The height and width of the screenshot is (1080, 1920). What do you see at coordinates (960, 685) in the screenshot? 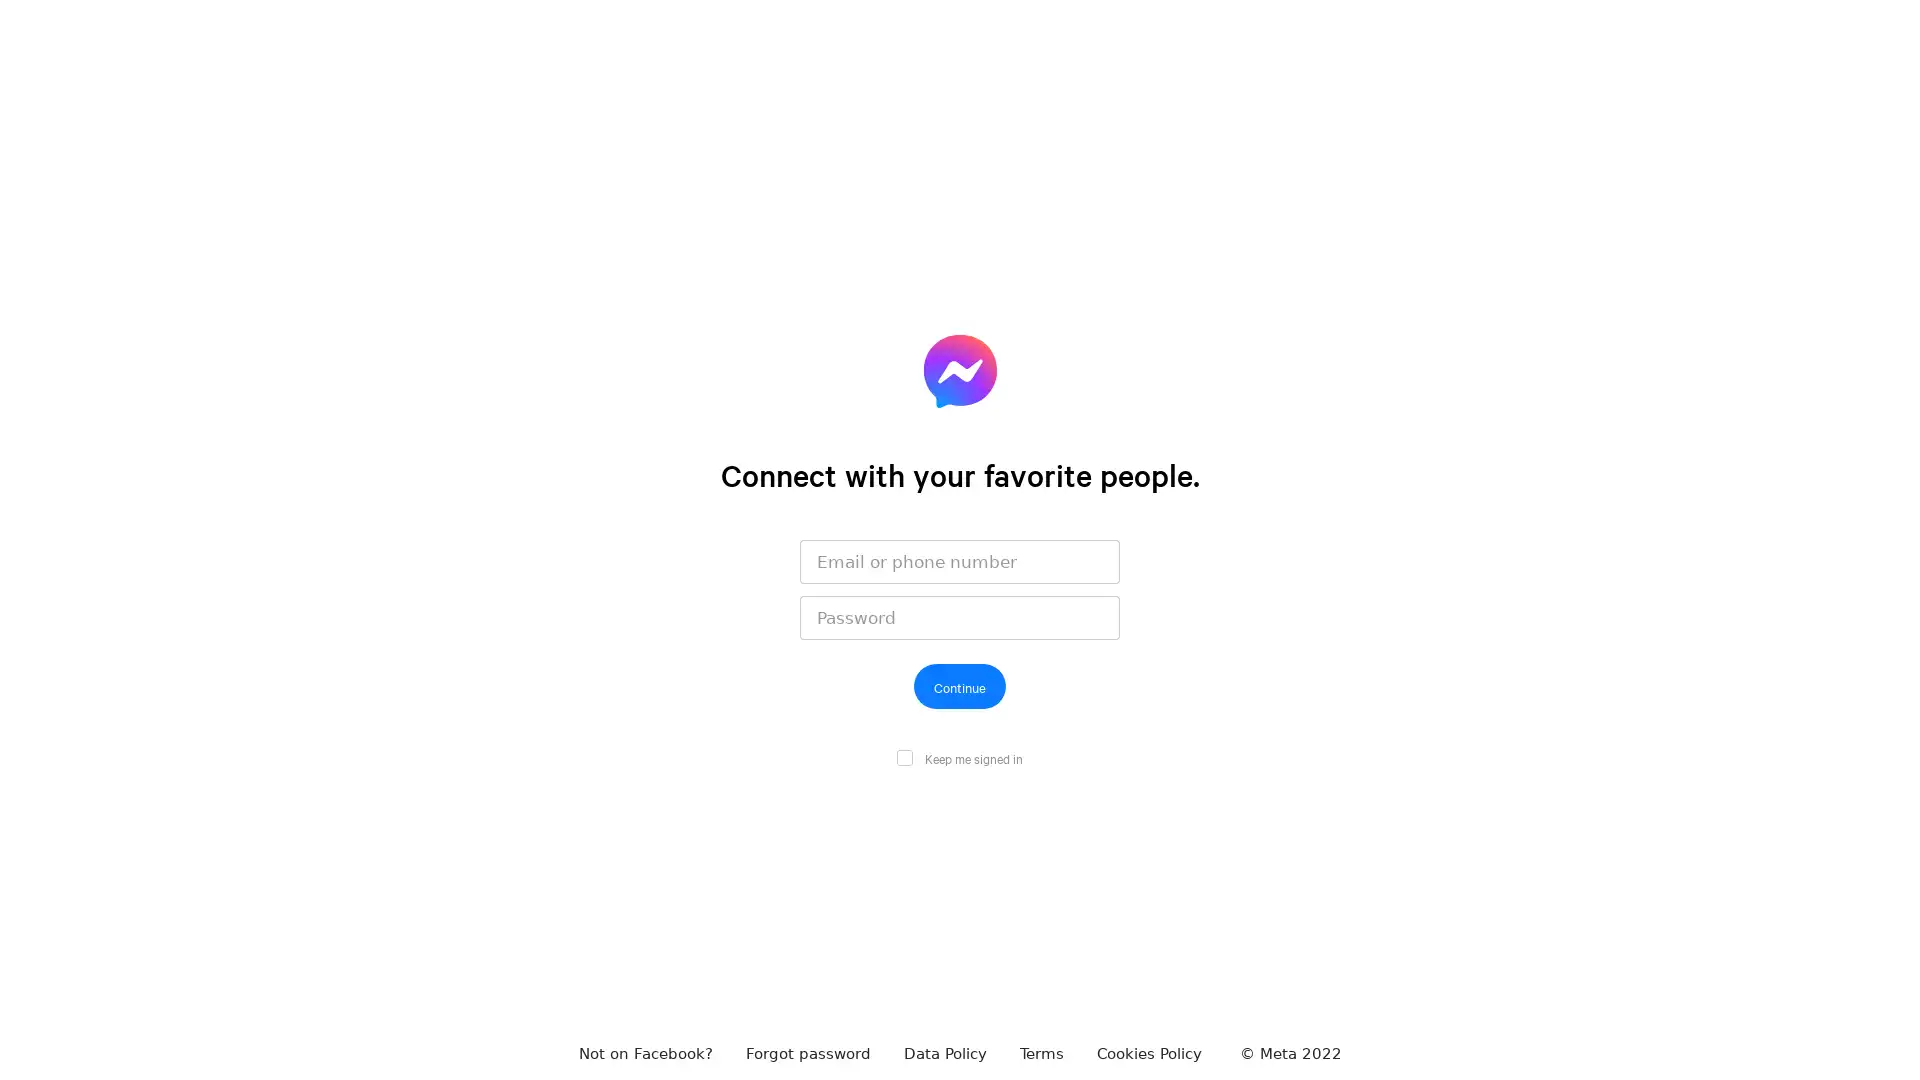
I see `Continue` at bounding box center [960, 685].